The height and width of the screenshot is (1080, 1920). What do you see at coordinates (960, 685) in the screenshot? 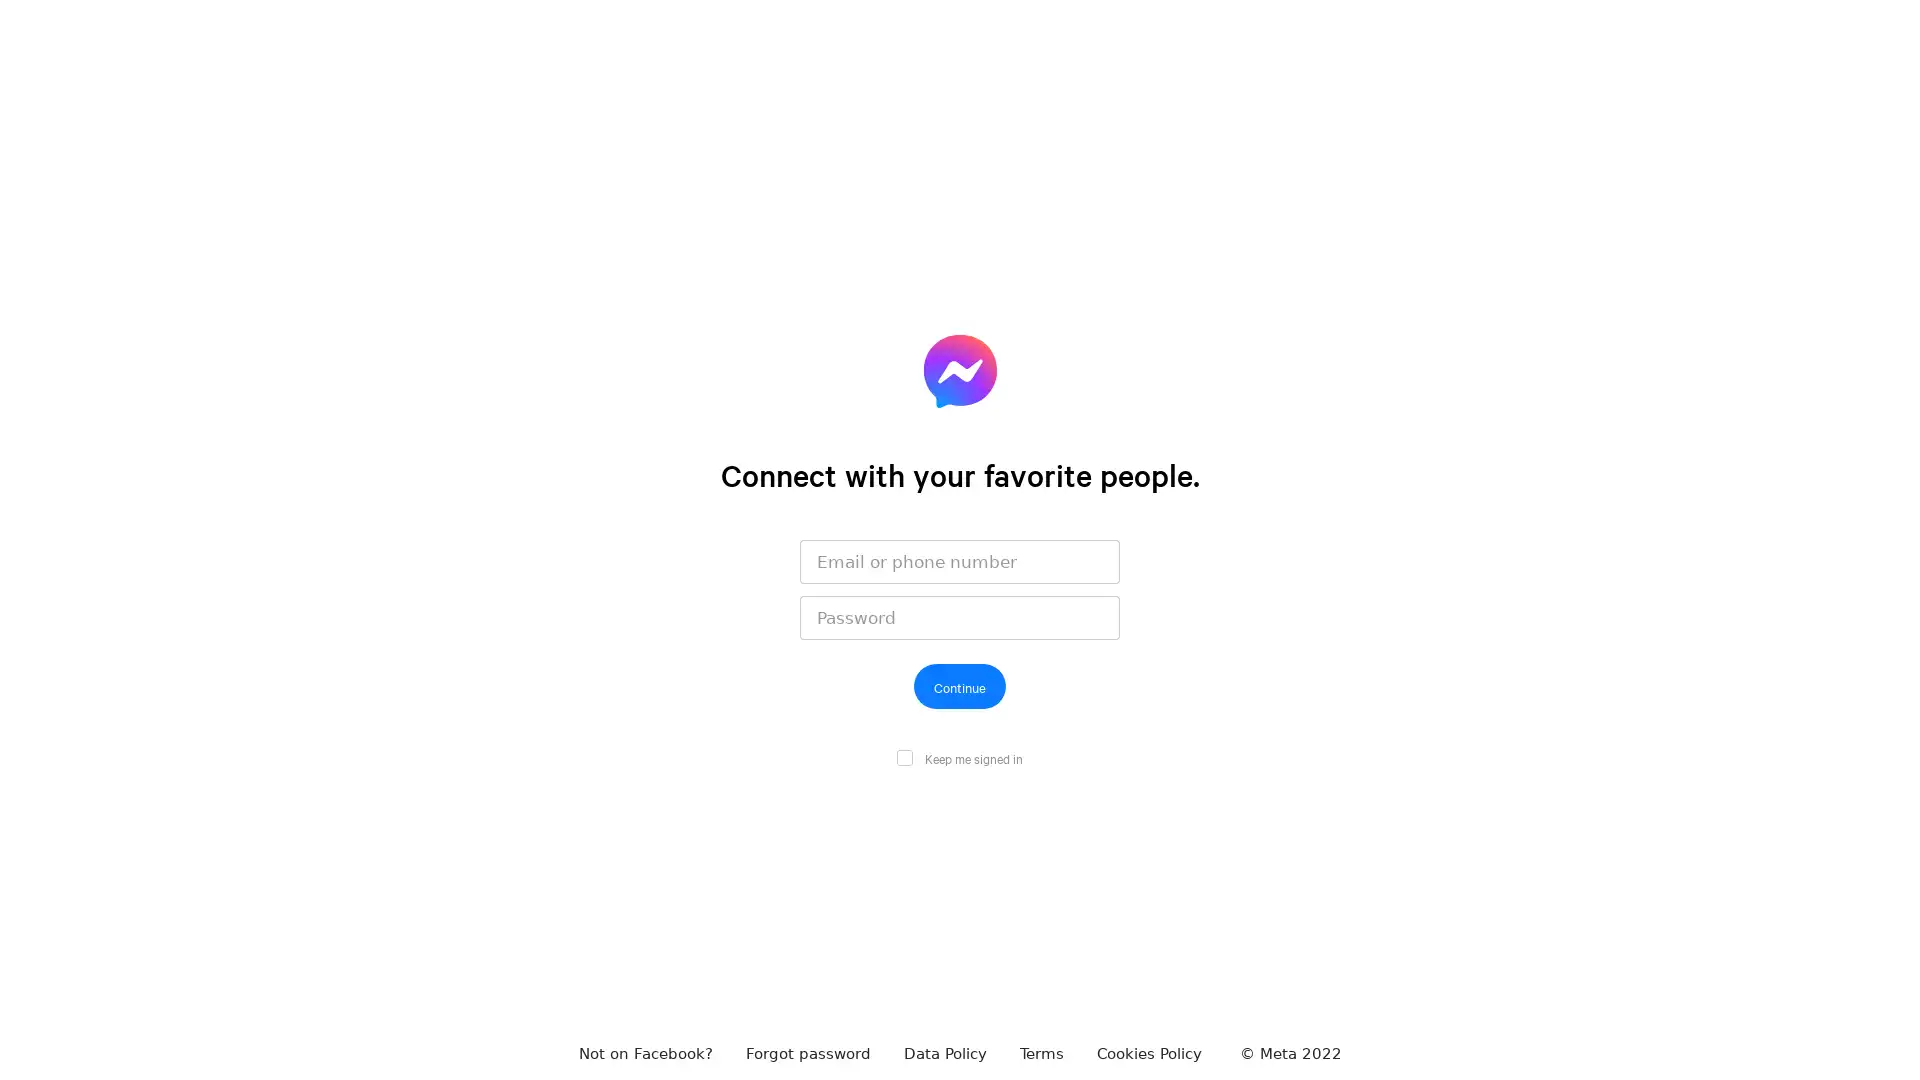
I see `Continue` at bounding box center [960, 685].